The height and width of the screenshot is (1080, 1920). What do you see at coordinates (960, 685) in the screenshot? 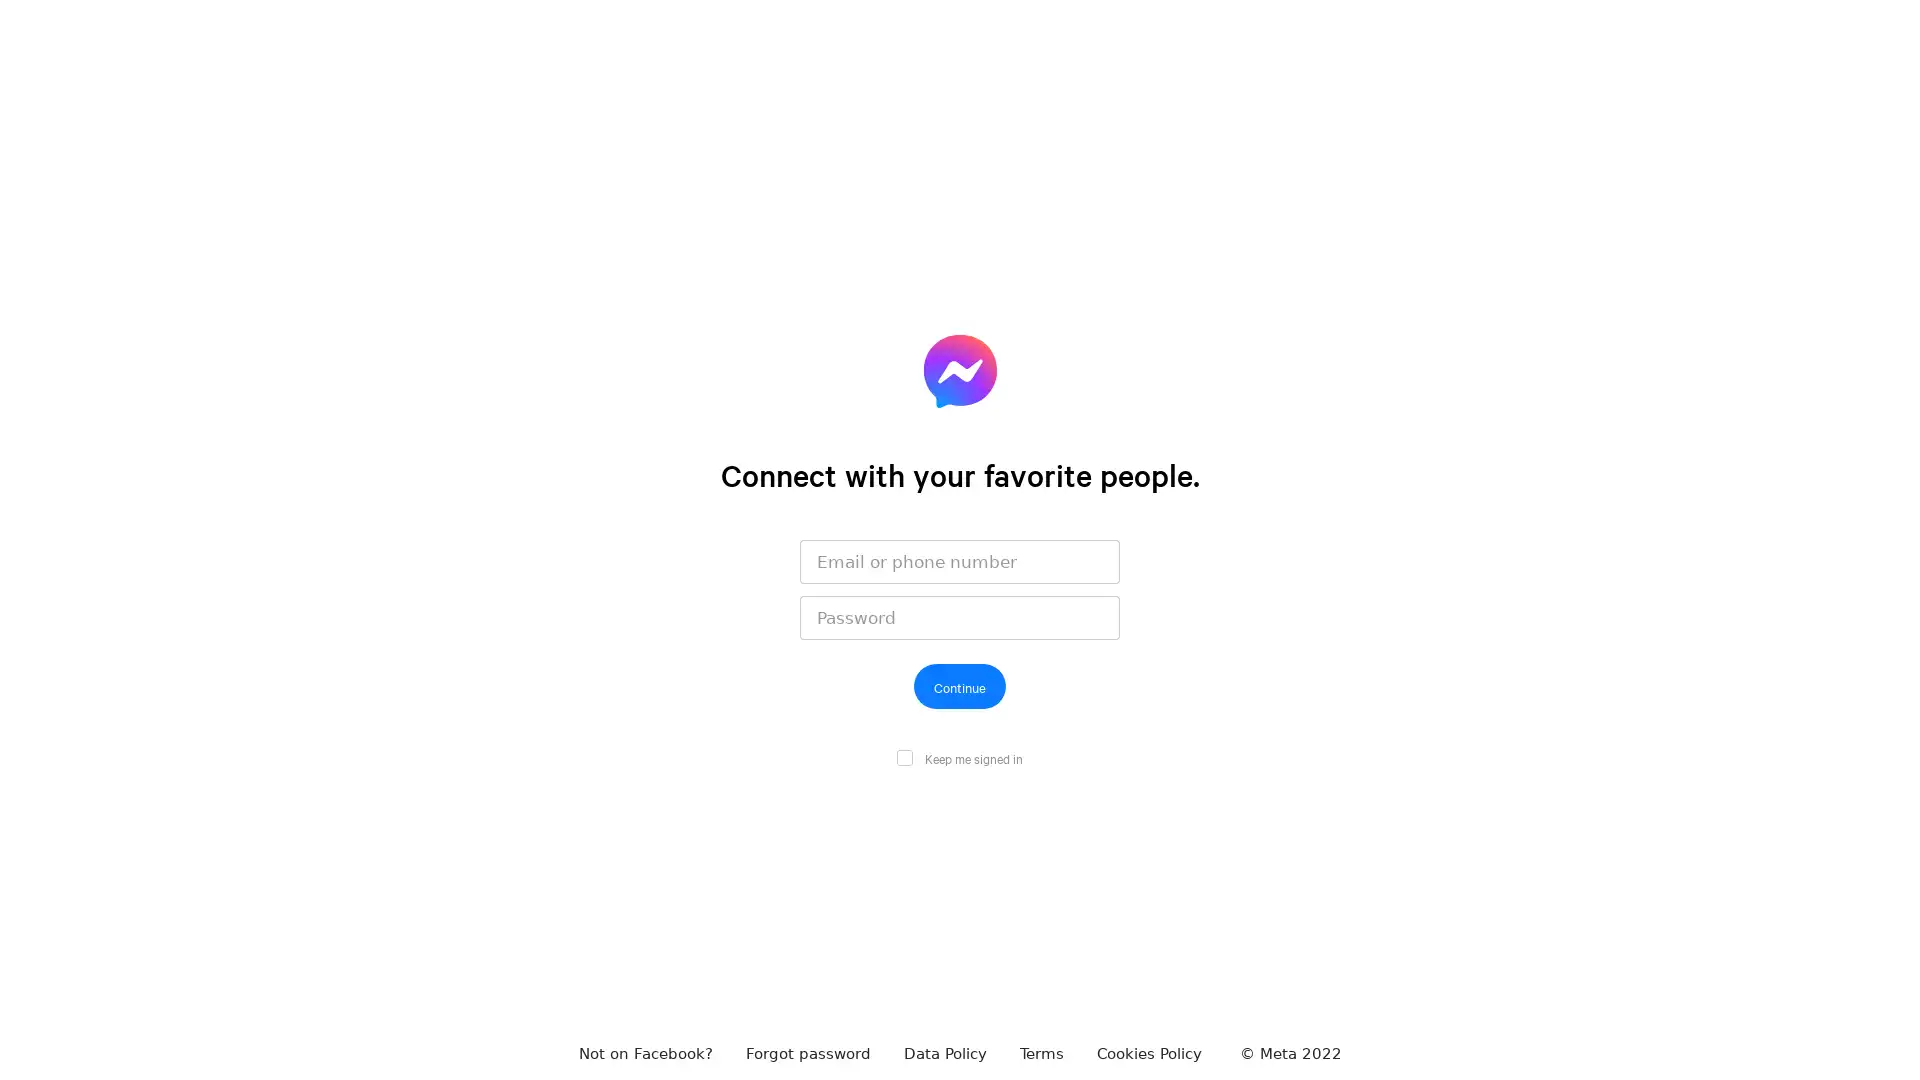
I see `Continue` at bounding box center [960, 685].